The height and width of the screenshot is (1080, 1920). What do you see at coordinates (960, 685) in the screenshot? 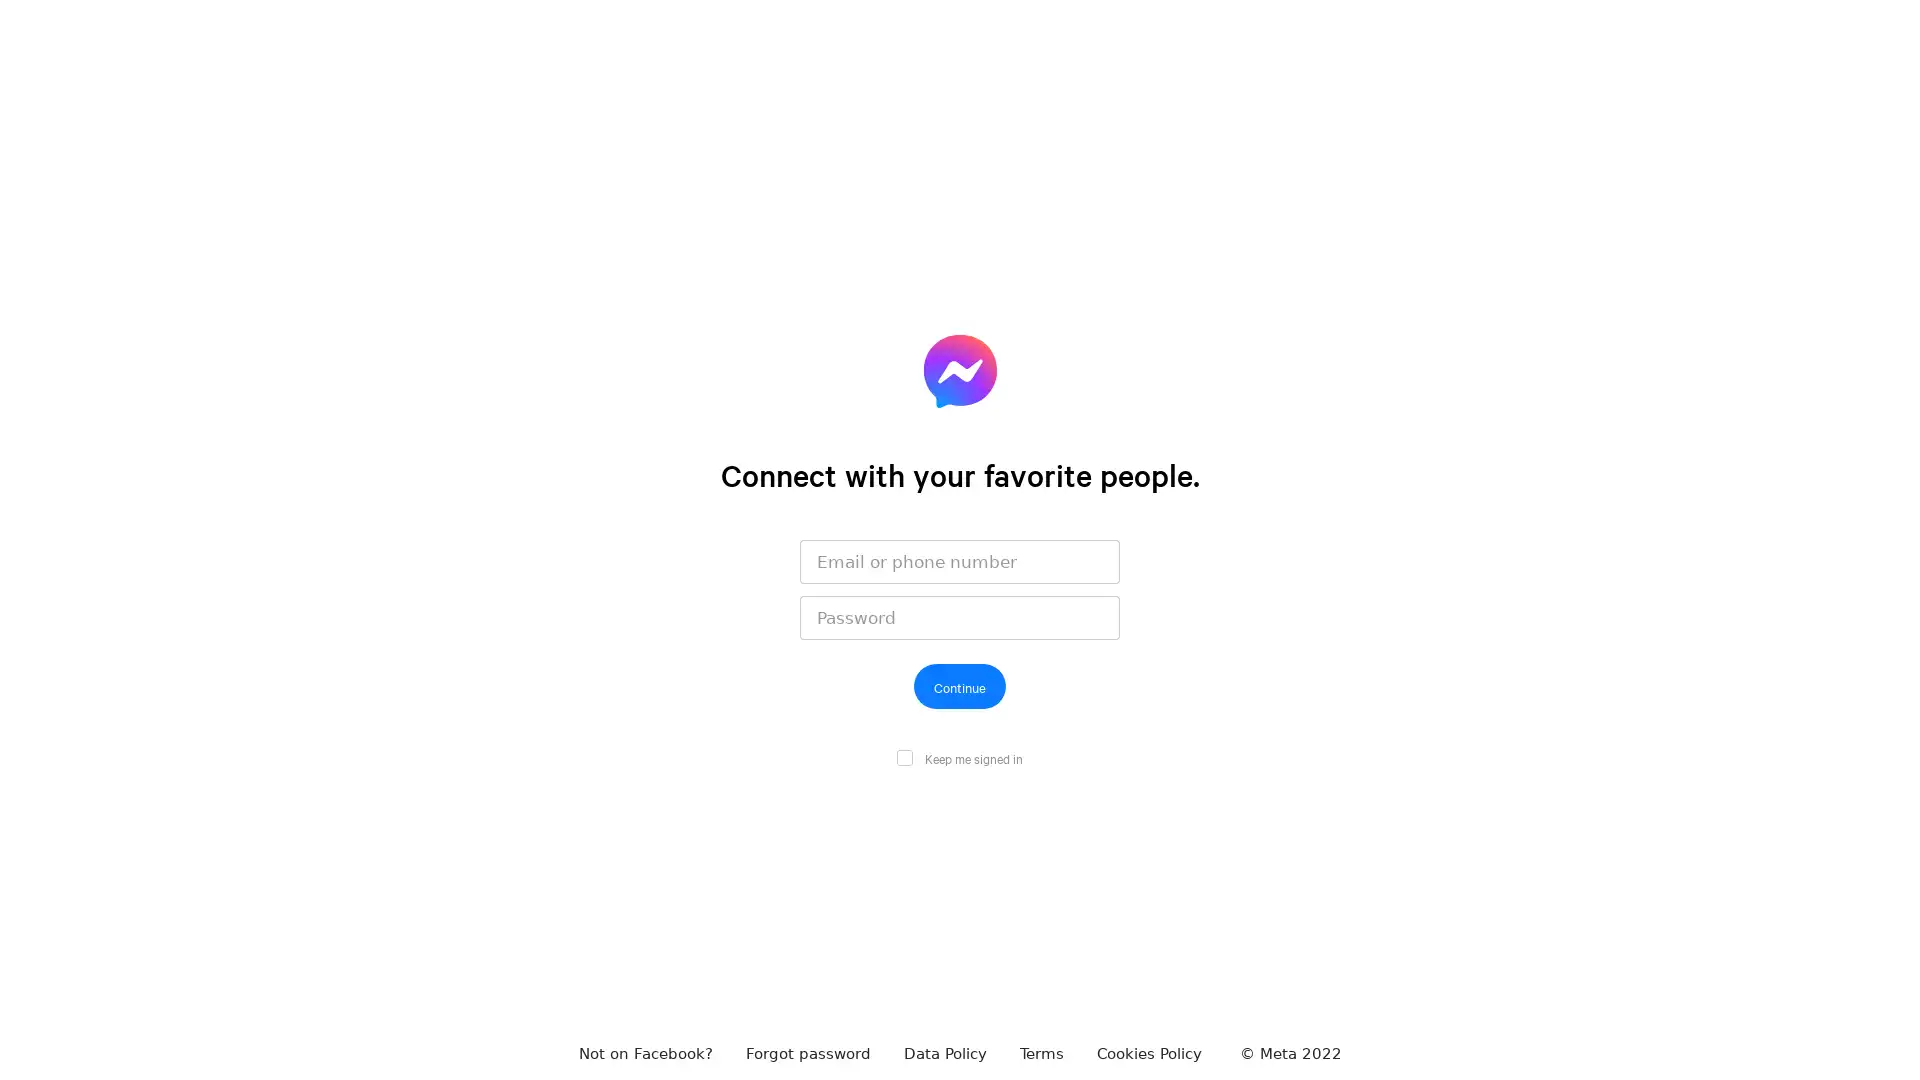
I see `Continue` at bounding box center [960, 685].